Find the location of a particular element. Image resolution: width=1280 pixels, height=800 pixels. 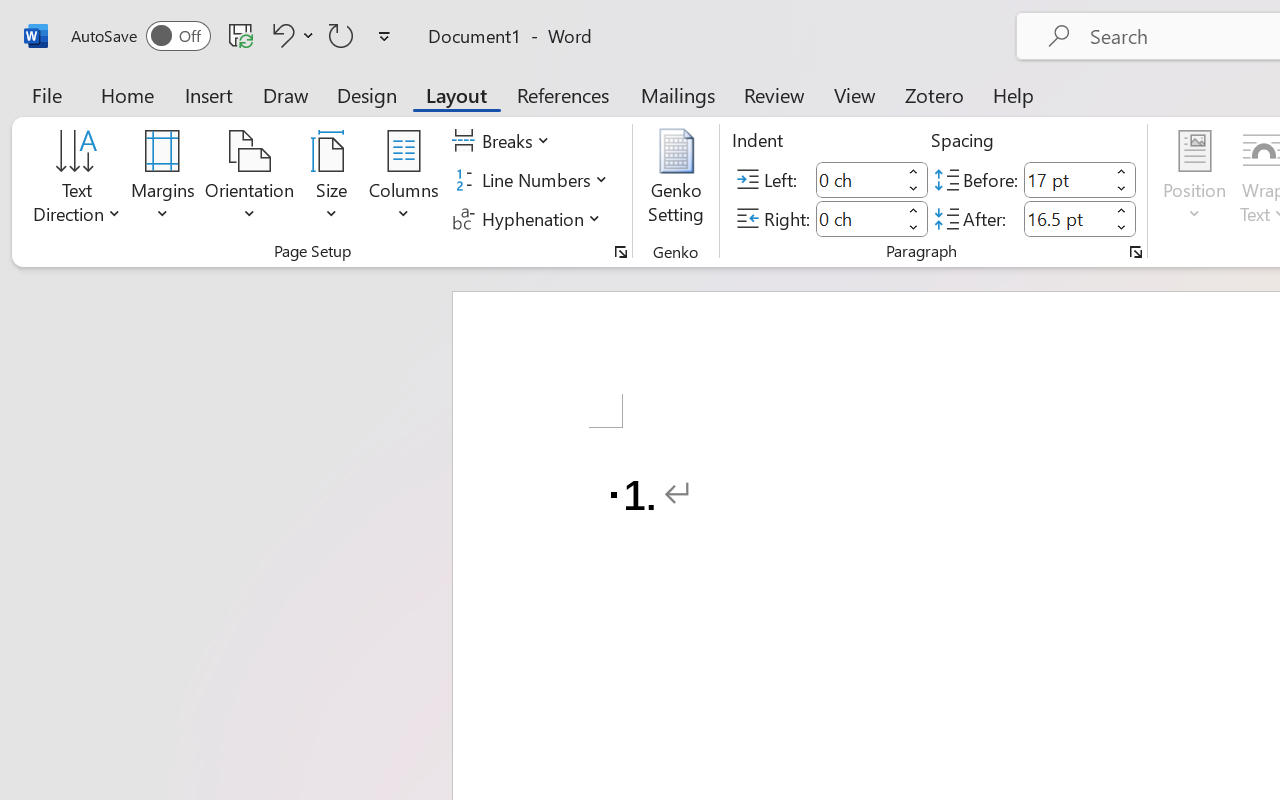

'Text Direction' is located at coordinates (77, 179).